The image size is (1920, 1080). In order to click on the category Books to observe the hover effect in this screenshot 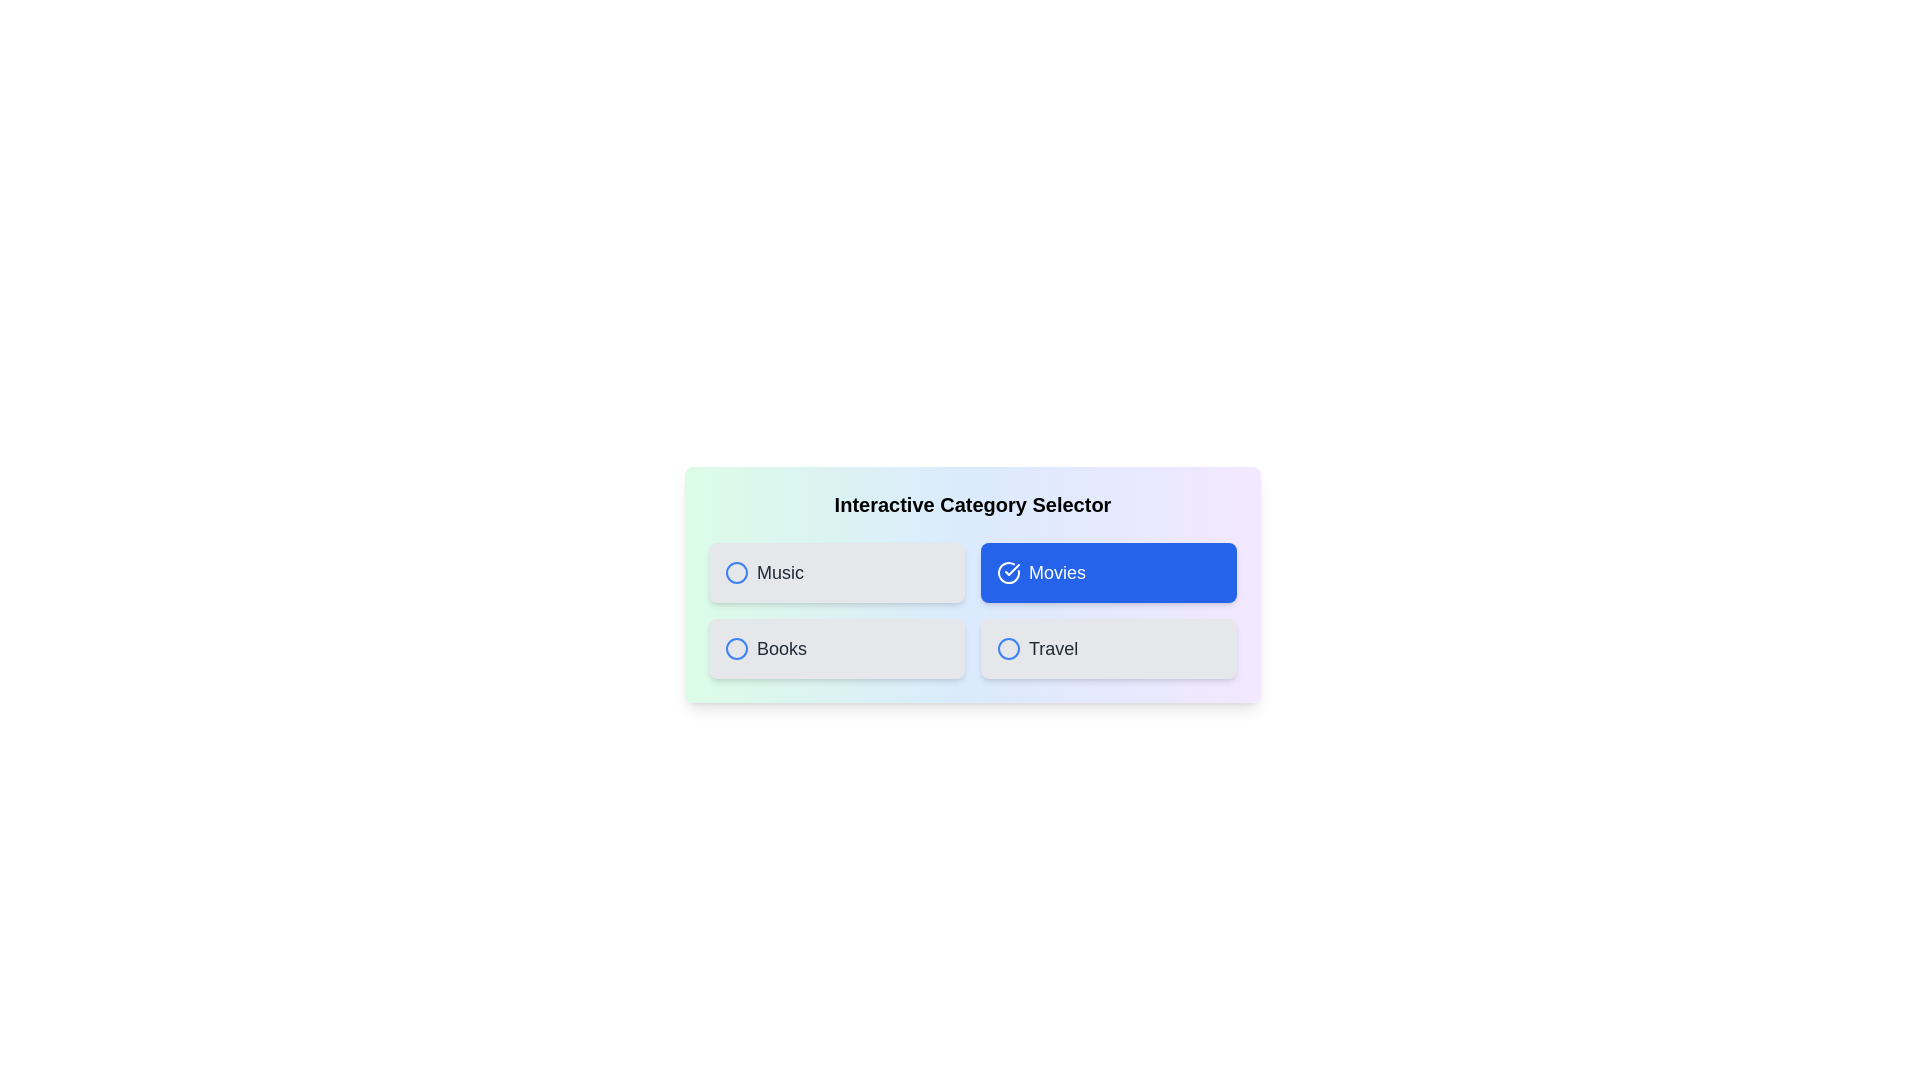, I will do `click(836, 648)`.